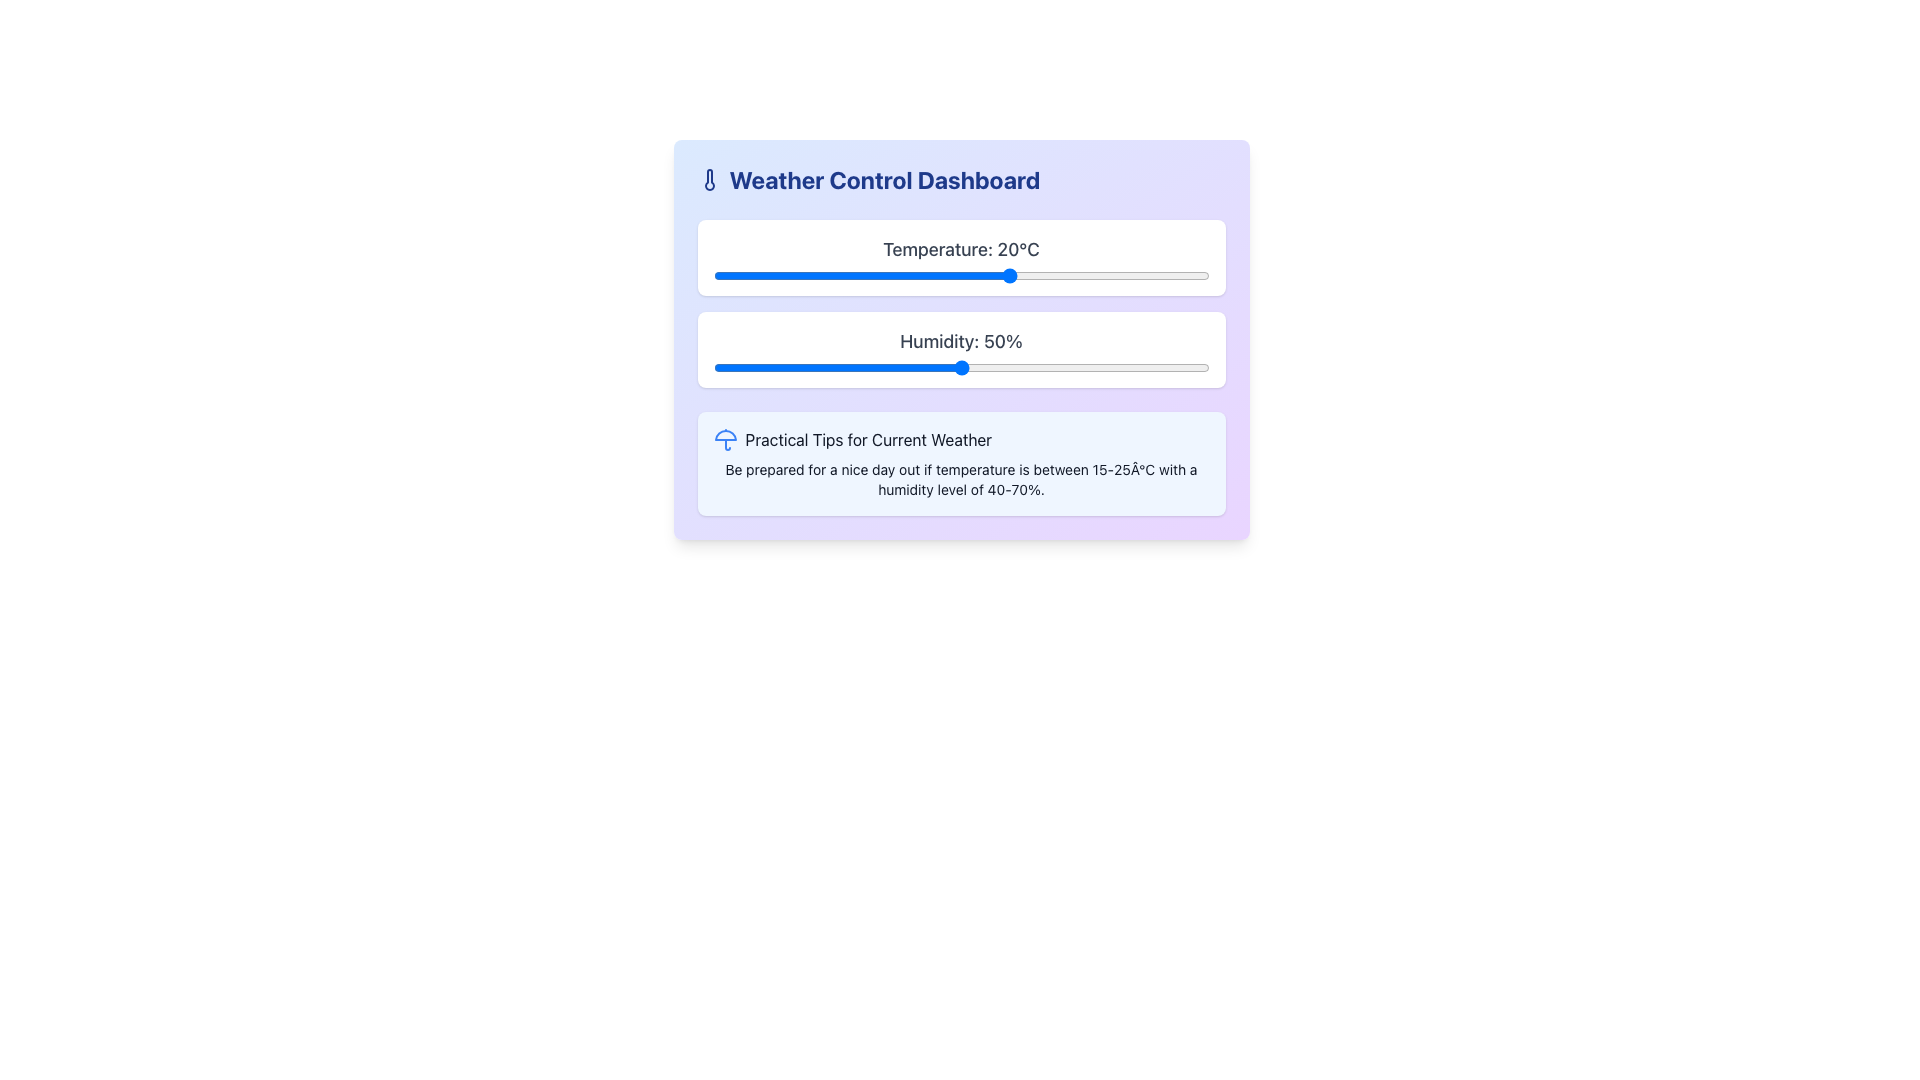 The image size is (1920, 1080). I want to click on the humidity level, so click(832, 367).